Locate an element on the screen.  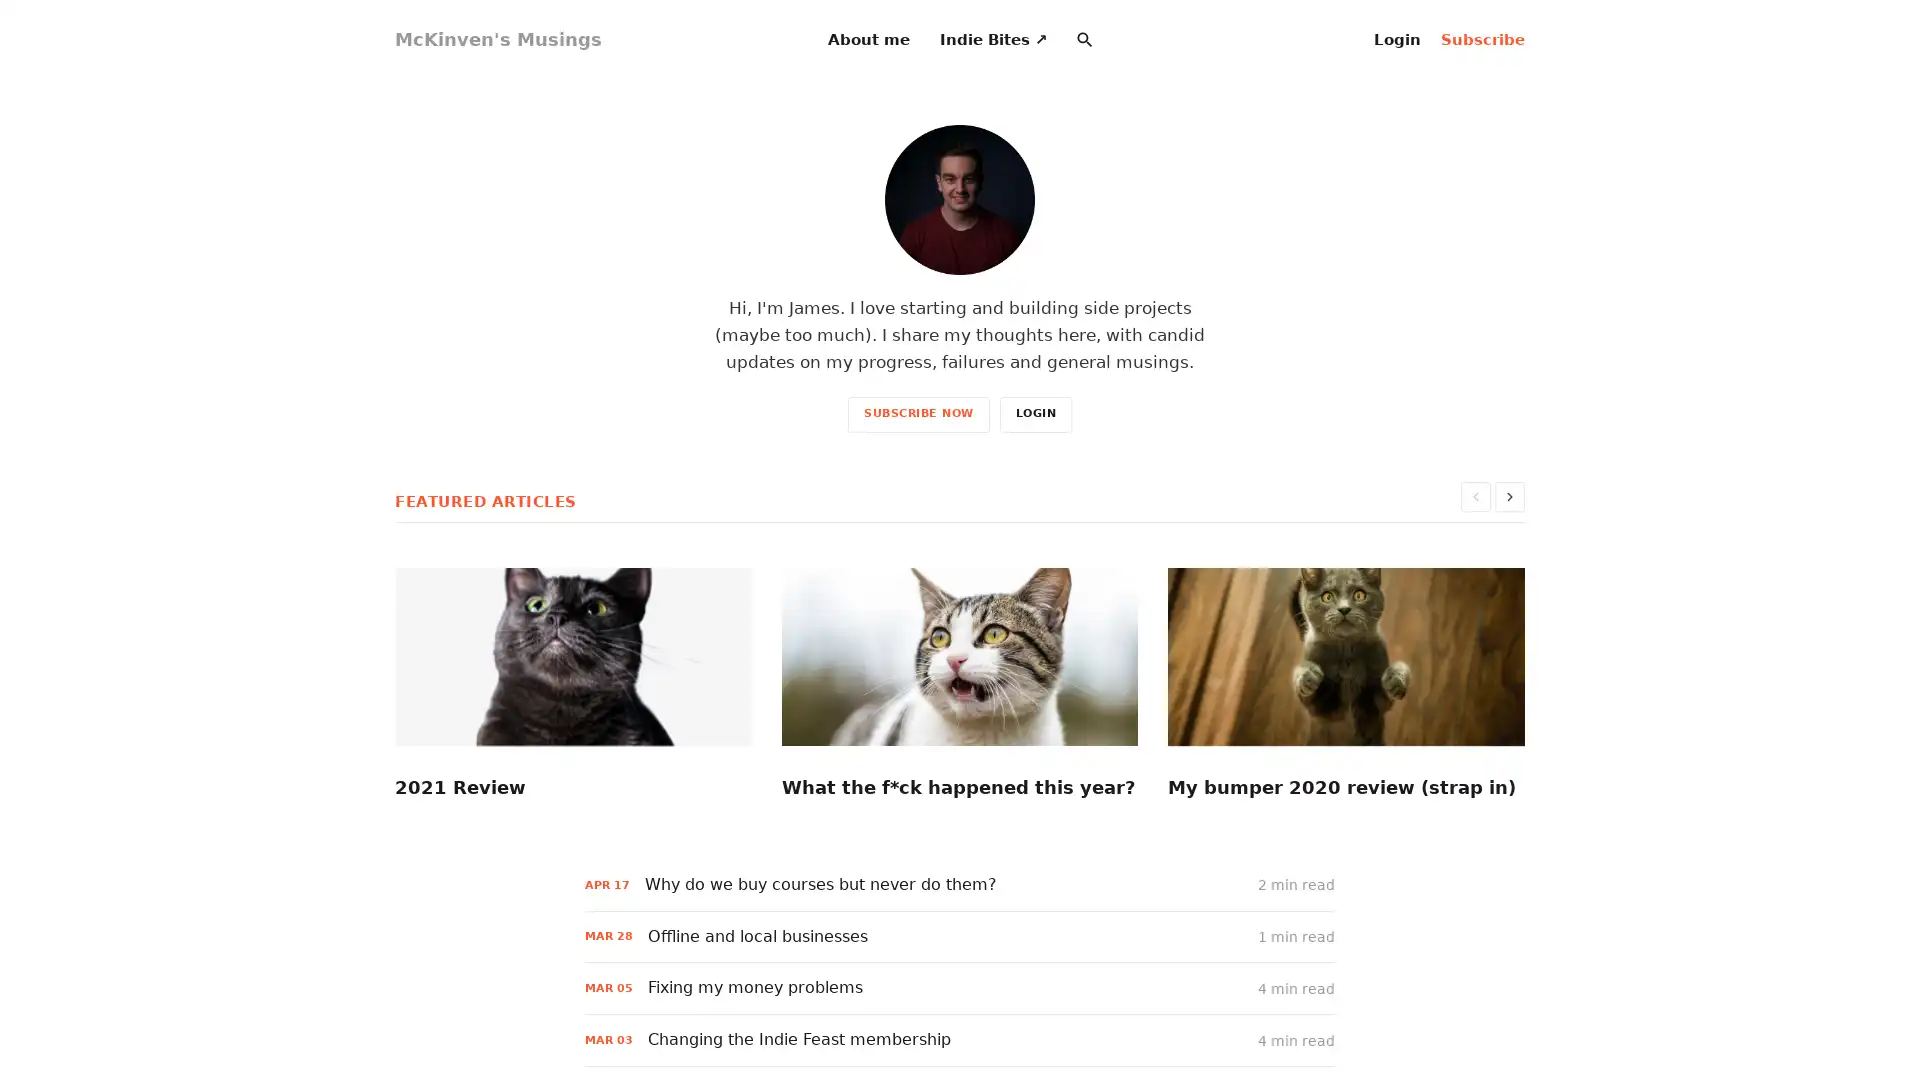
SUBSCRIBE NOW is located at coordinates (917, 412).